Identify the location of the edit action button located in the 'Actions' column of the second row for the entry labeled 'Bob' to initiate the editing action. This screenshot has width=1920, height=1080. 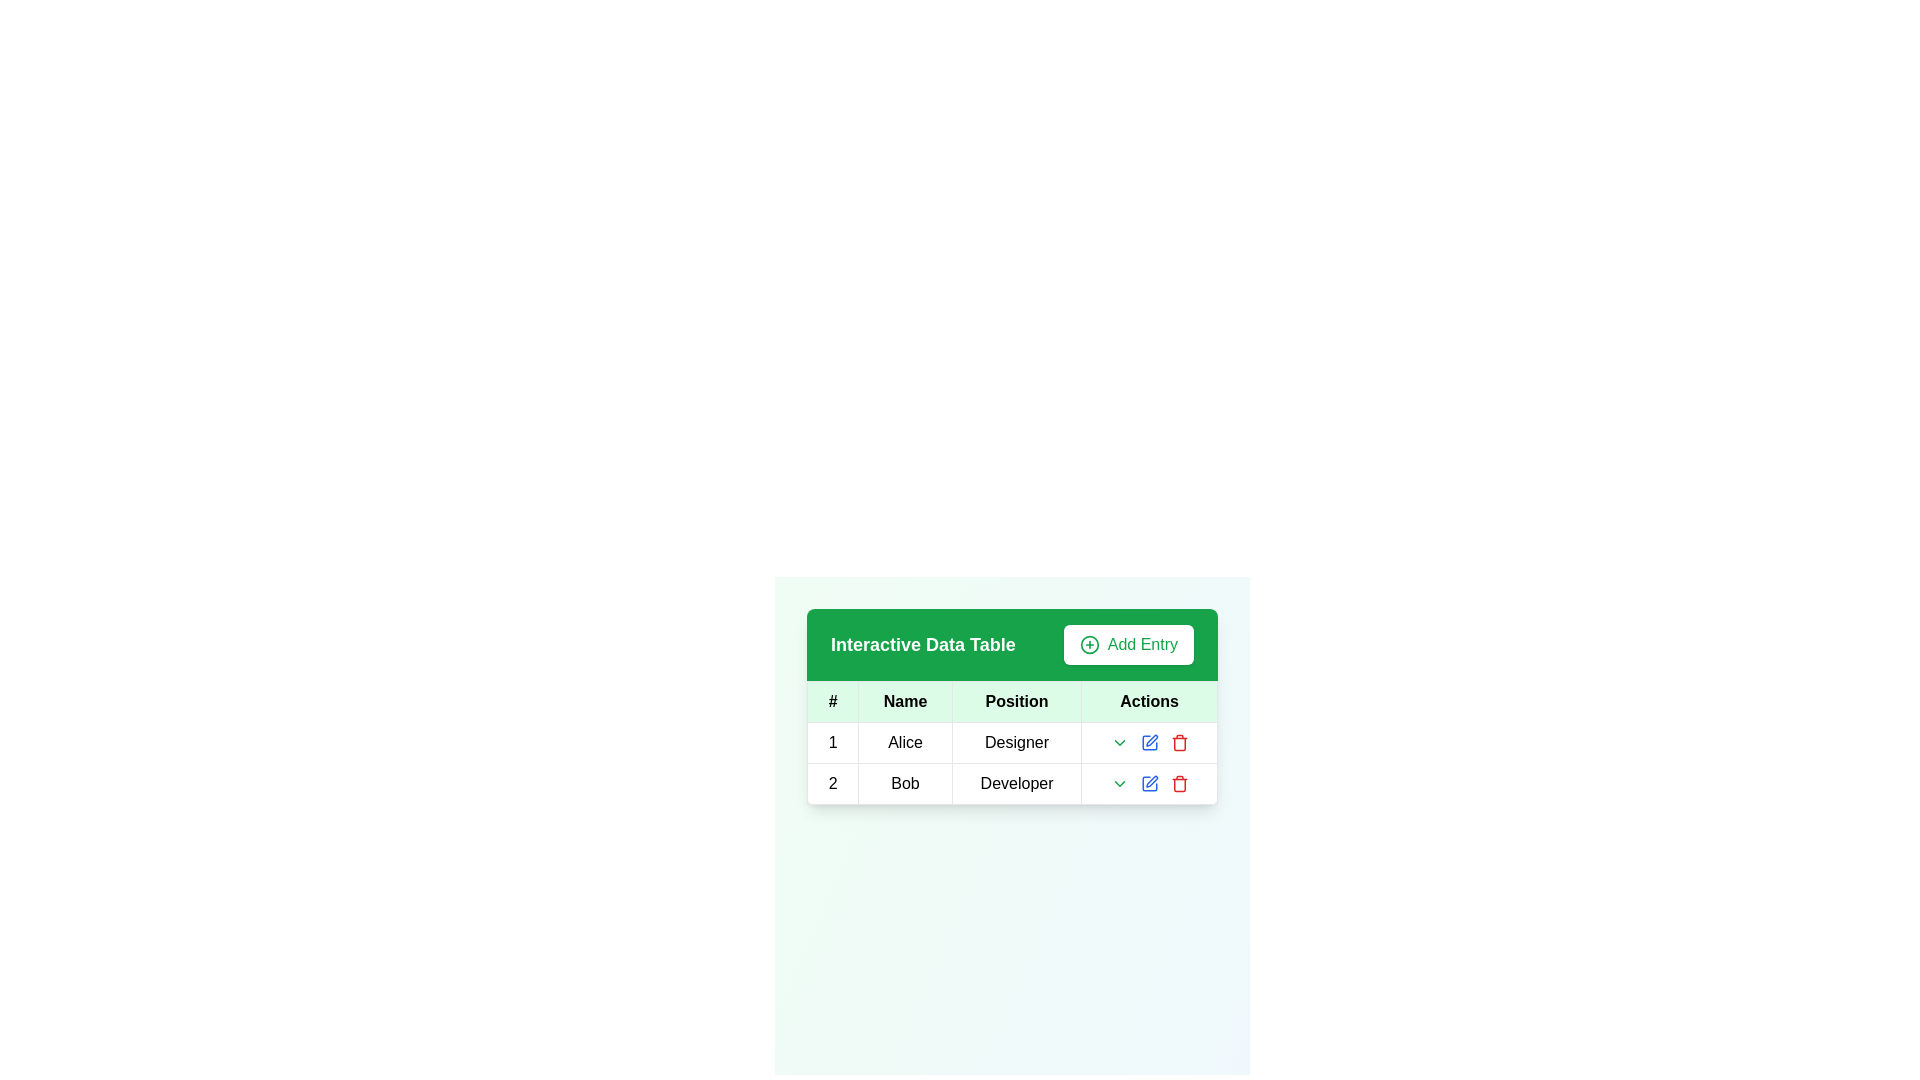
(1149, 743).